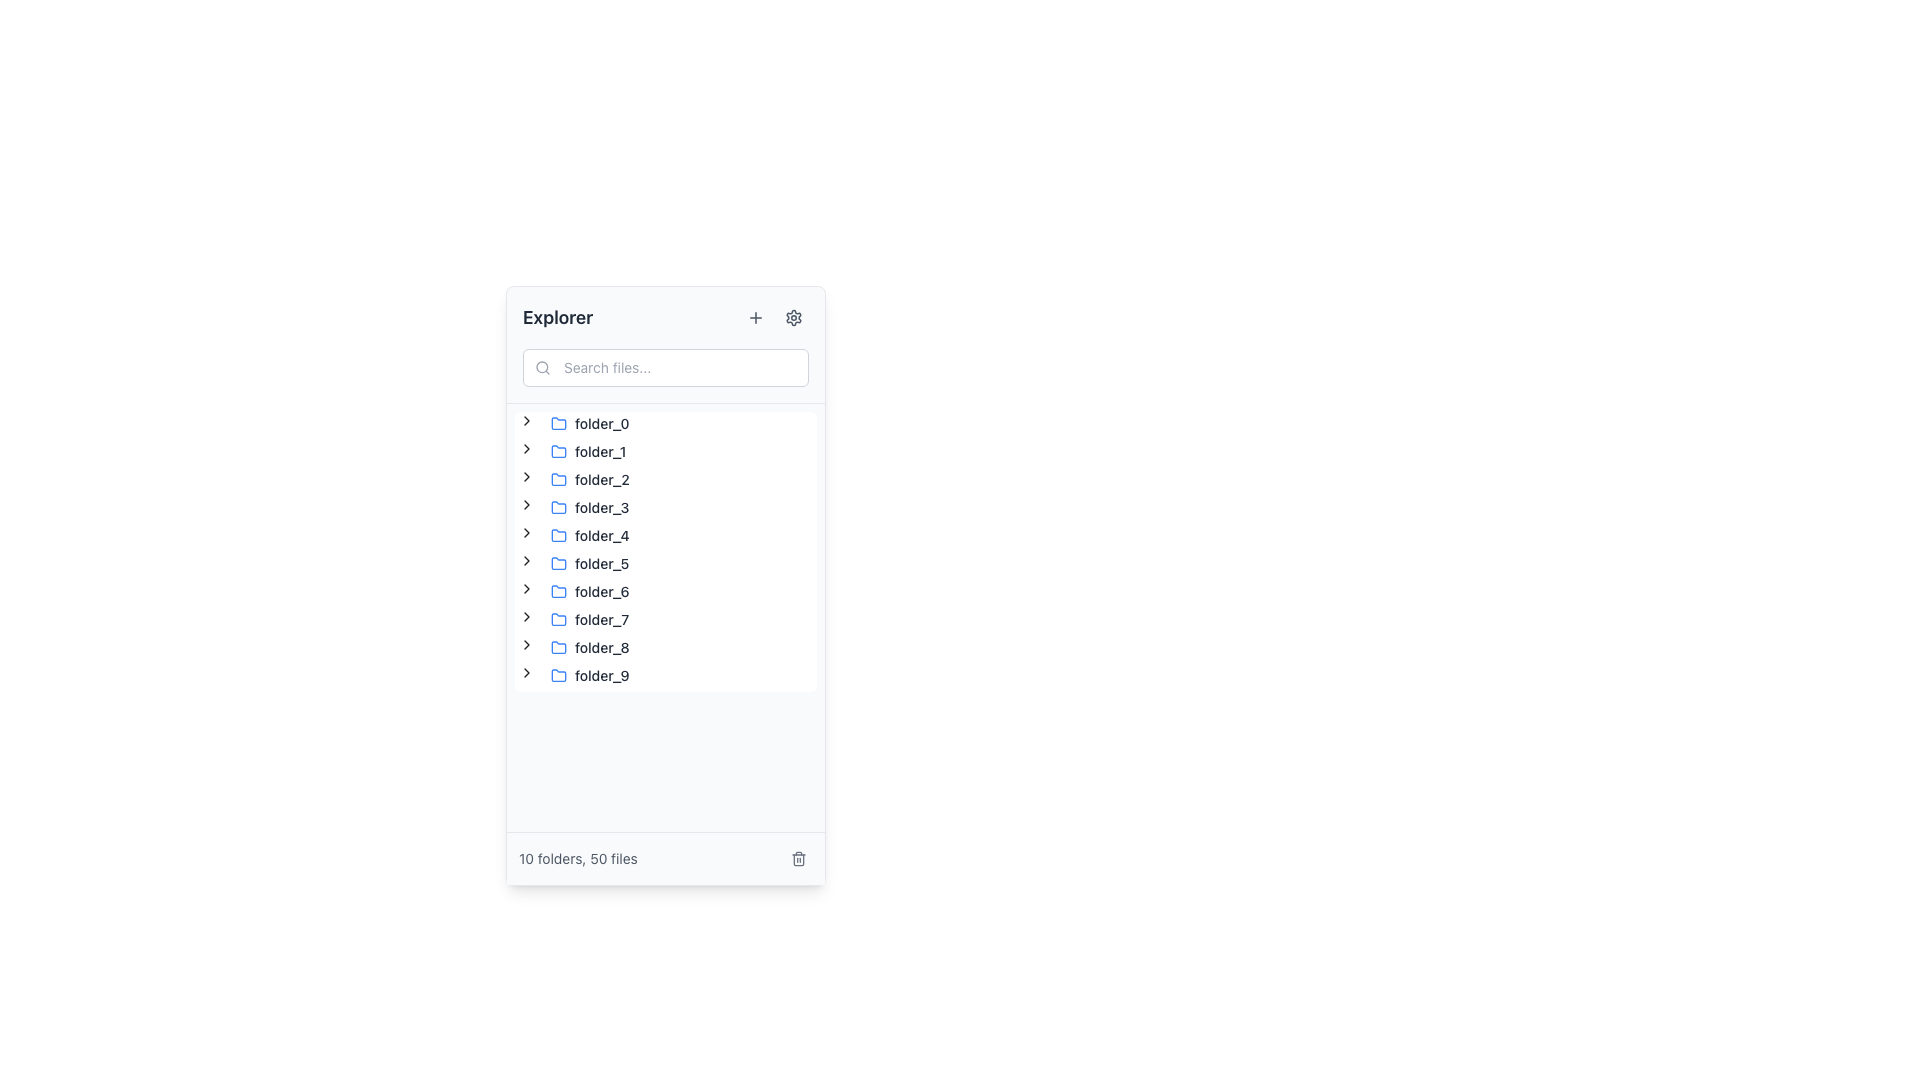  I want to click on on the right-facing chevron icon adjacent, so click(527, 672).